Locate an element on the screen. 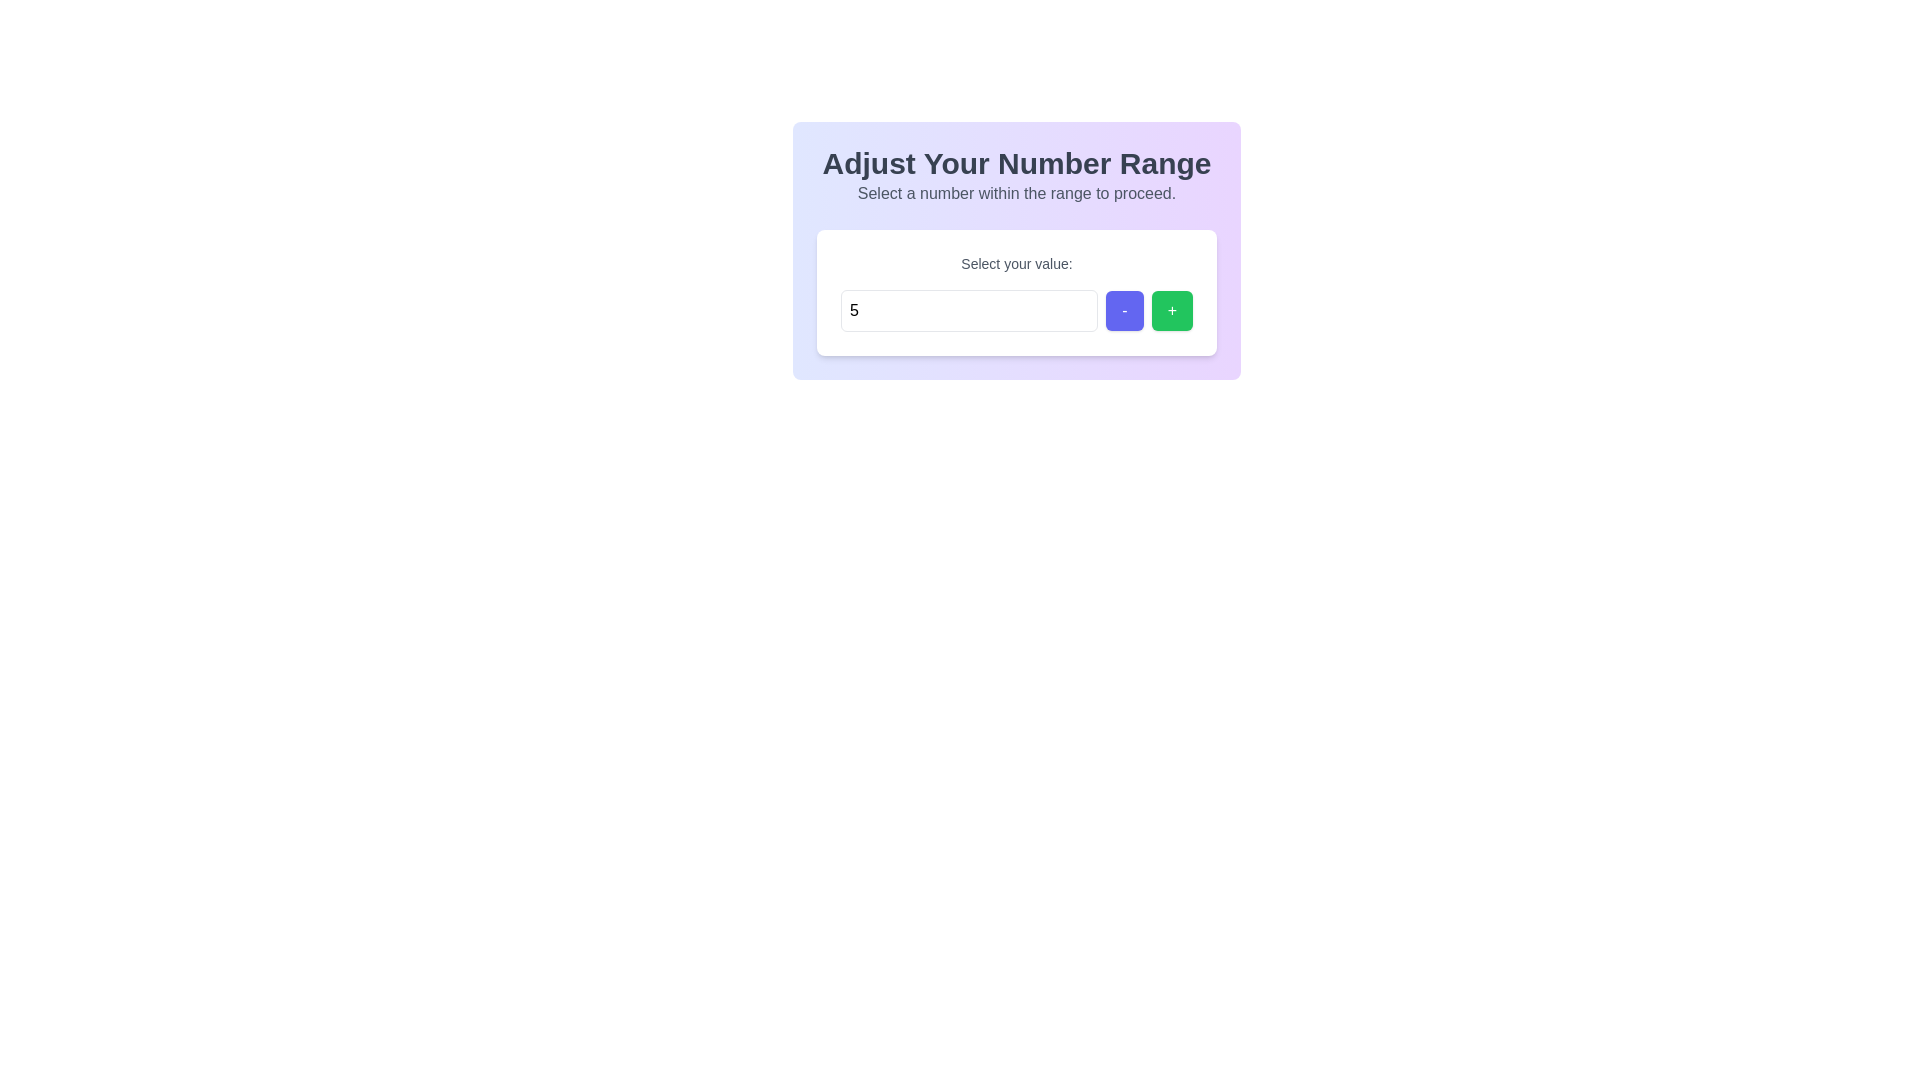 This screenshot has height=1080, width=1920. the static text element that reads 'Select a number within the range to proceed.' which is located below the heading 'Adjust Your Number Range.' is located at coordinates (1017, 193).